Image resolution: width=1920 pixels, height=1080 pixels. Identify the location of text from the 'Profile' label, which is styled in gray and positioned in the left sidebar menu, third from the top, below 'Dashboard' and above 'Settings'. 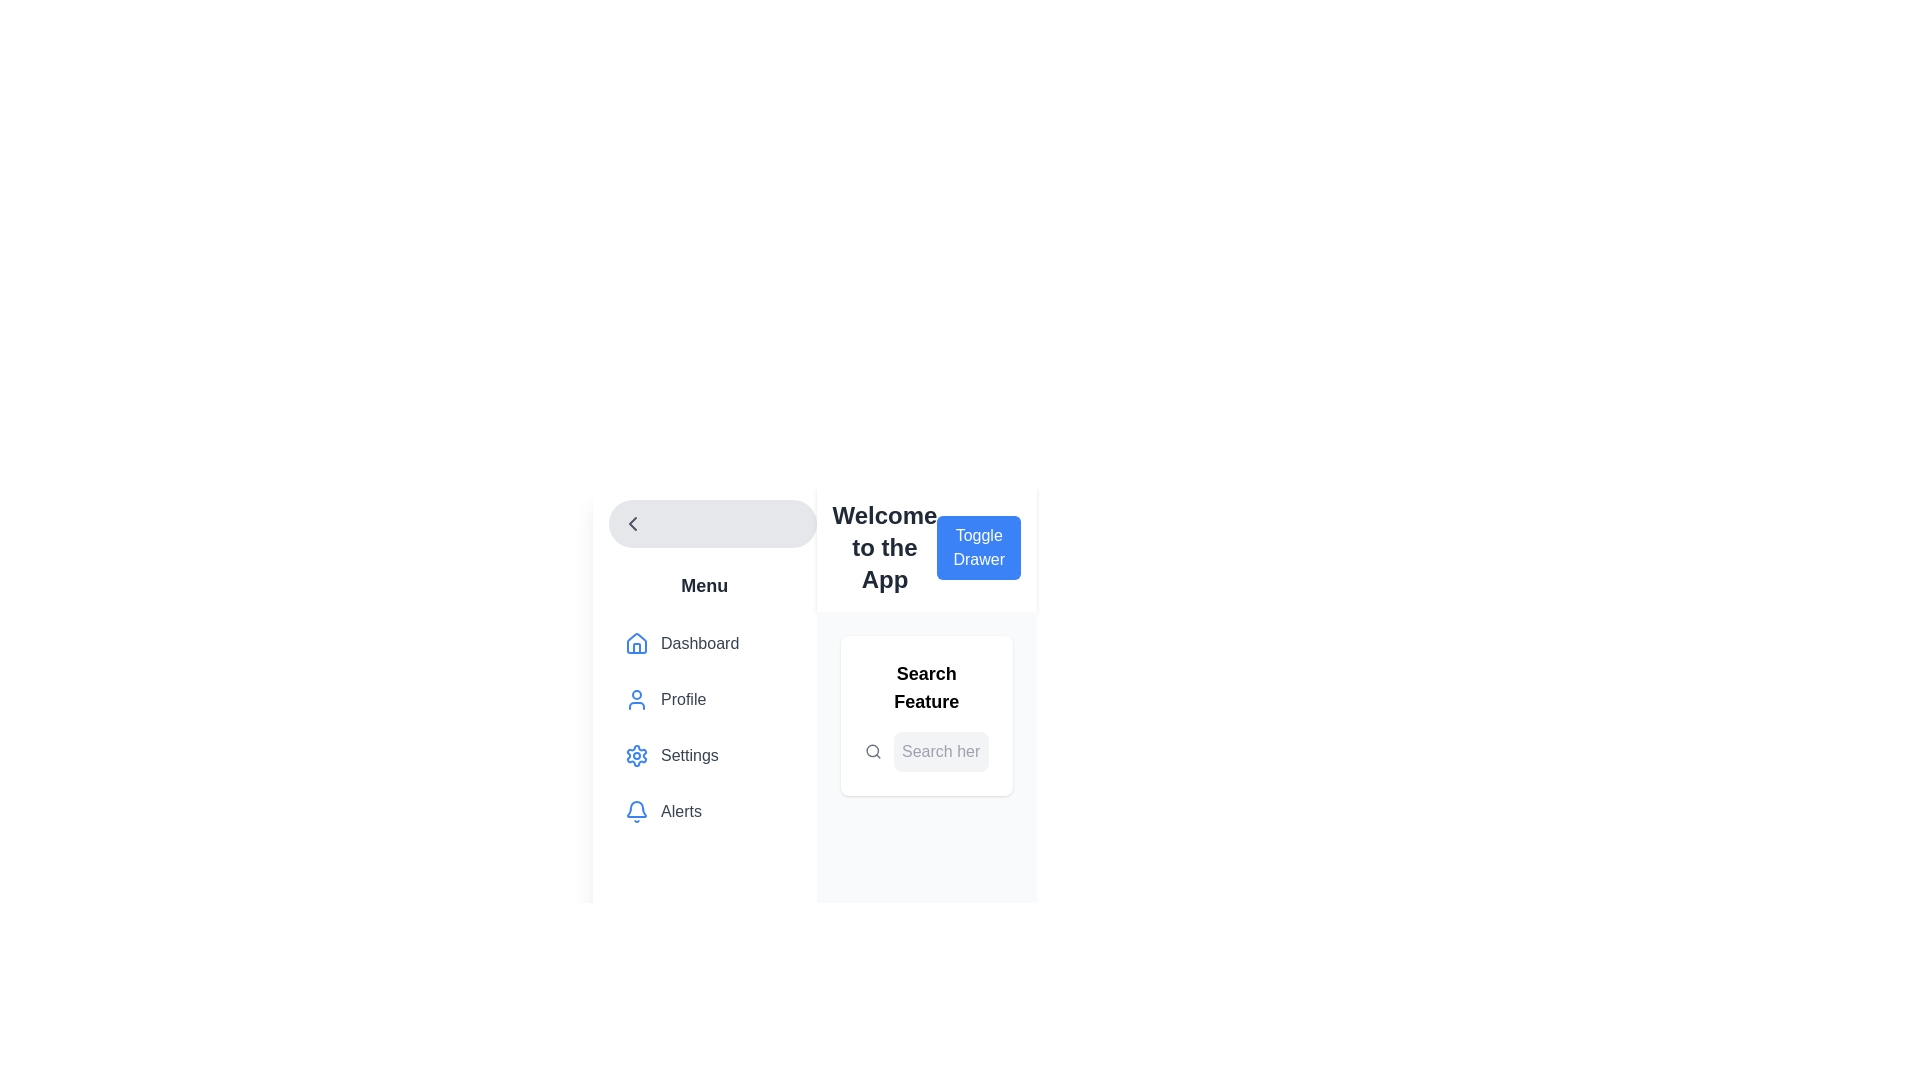
(683, 698).